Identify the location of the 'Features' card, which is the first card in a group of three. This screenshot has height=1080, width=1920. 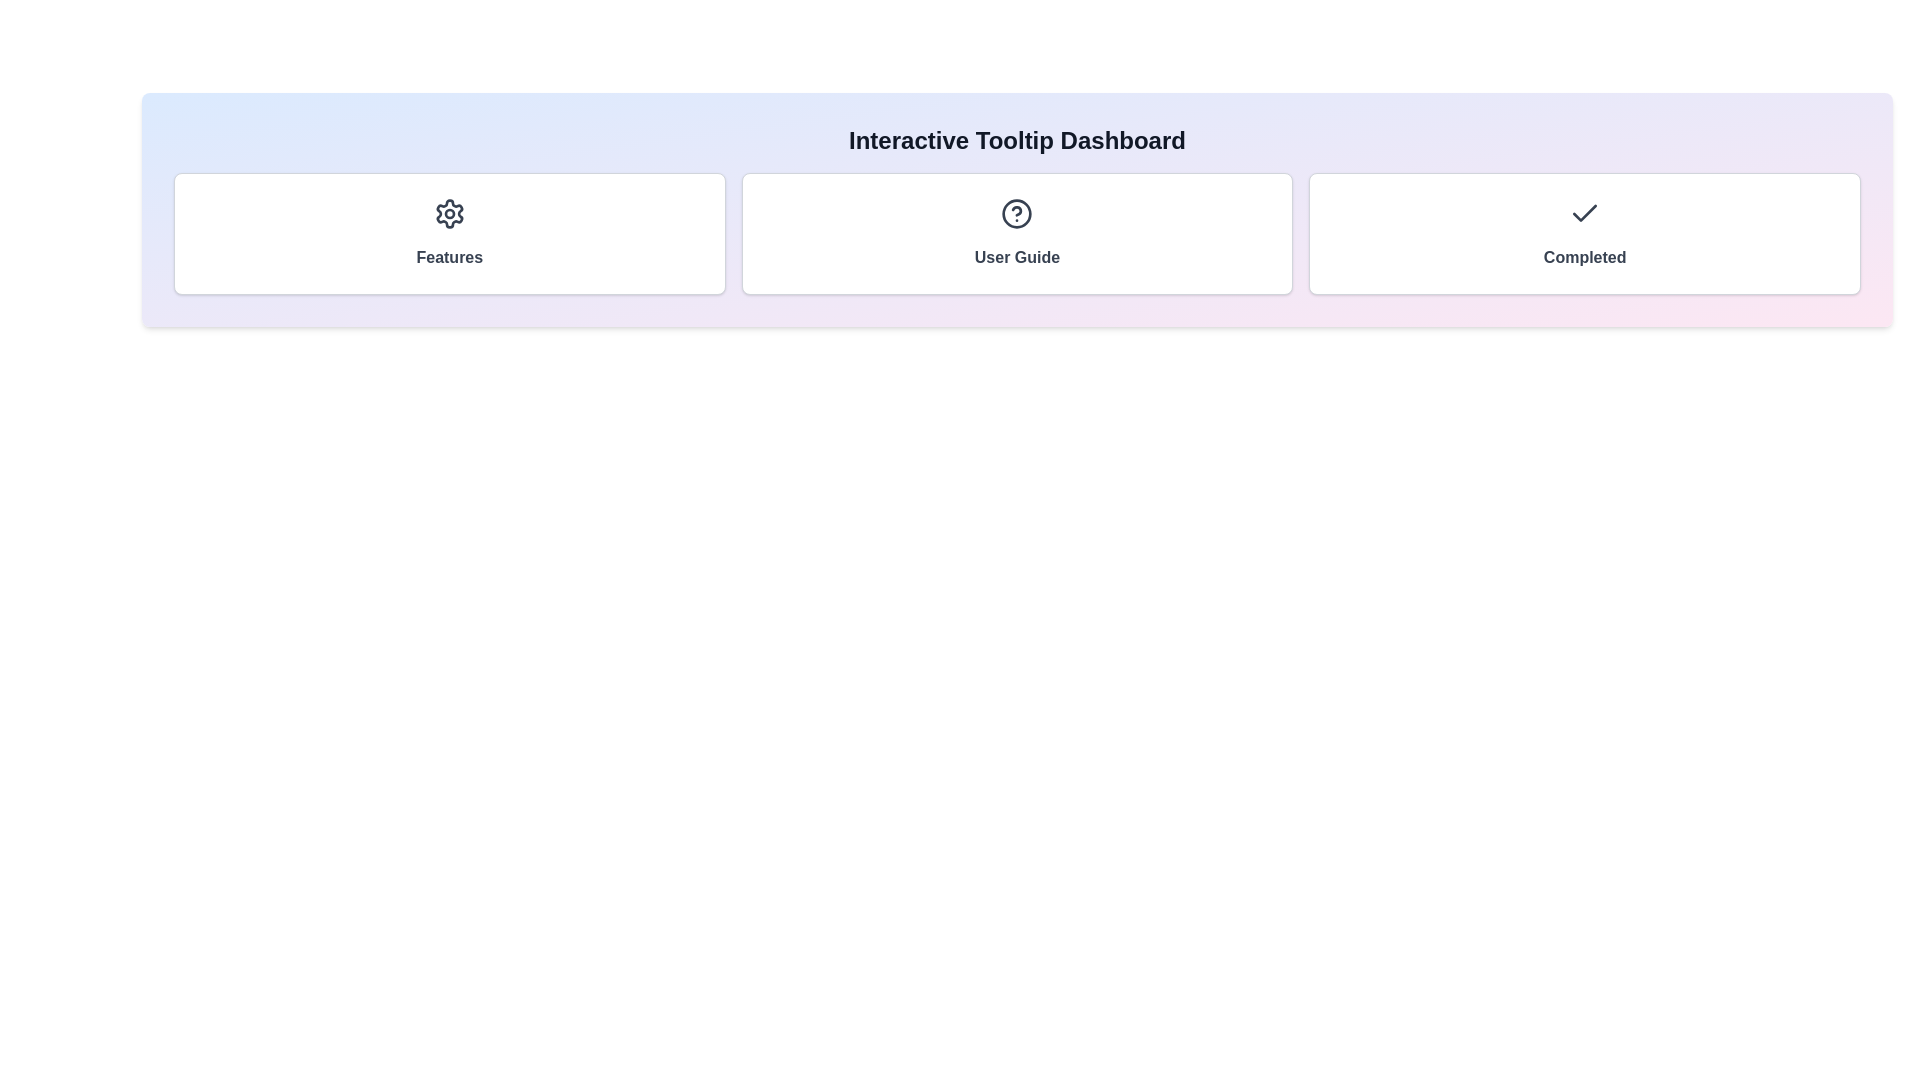
(448, 233).